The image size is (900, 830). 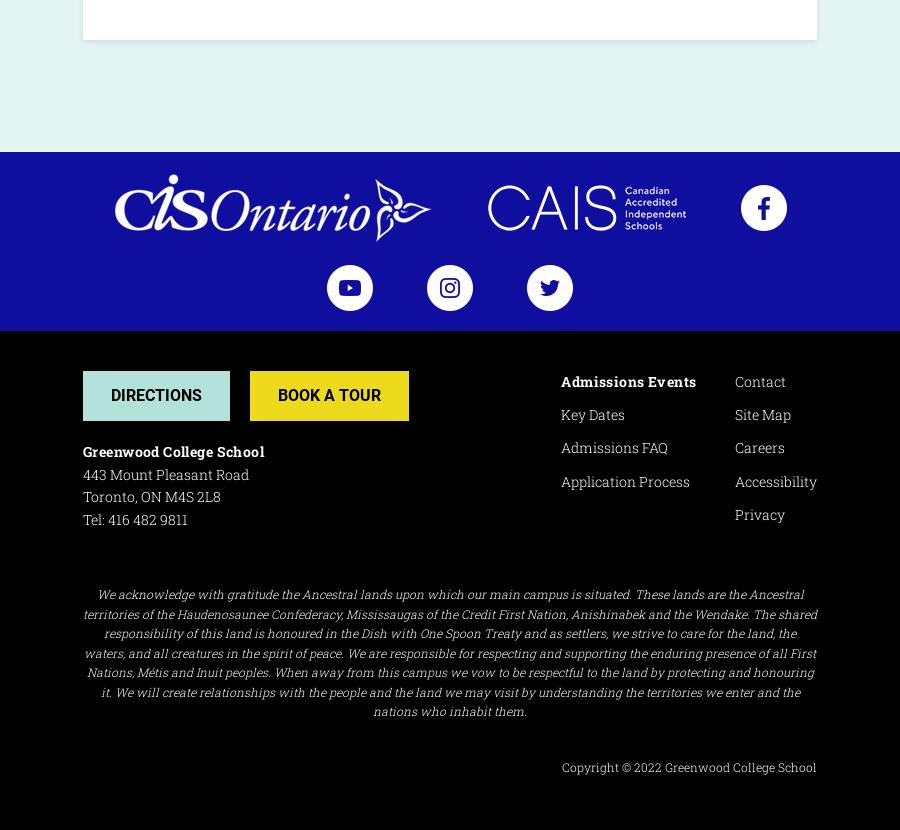 I want to click on 'Contact', so click(x=759, y=379).